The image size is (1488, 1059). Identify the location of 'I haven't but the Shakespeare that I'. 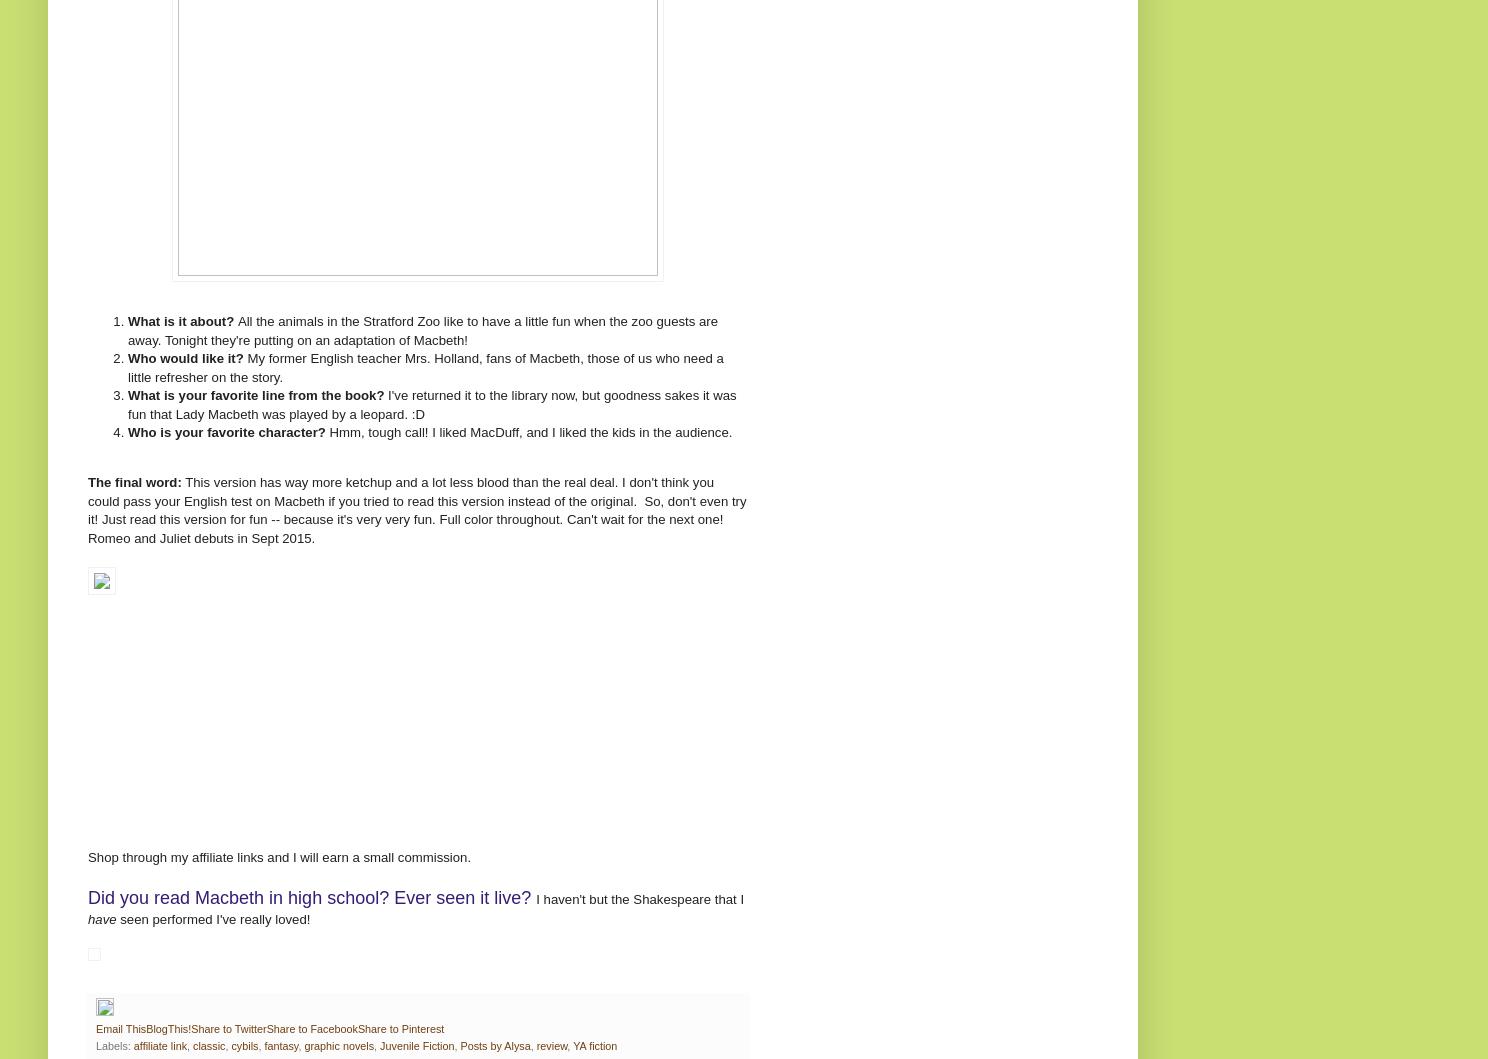
(639, 899).